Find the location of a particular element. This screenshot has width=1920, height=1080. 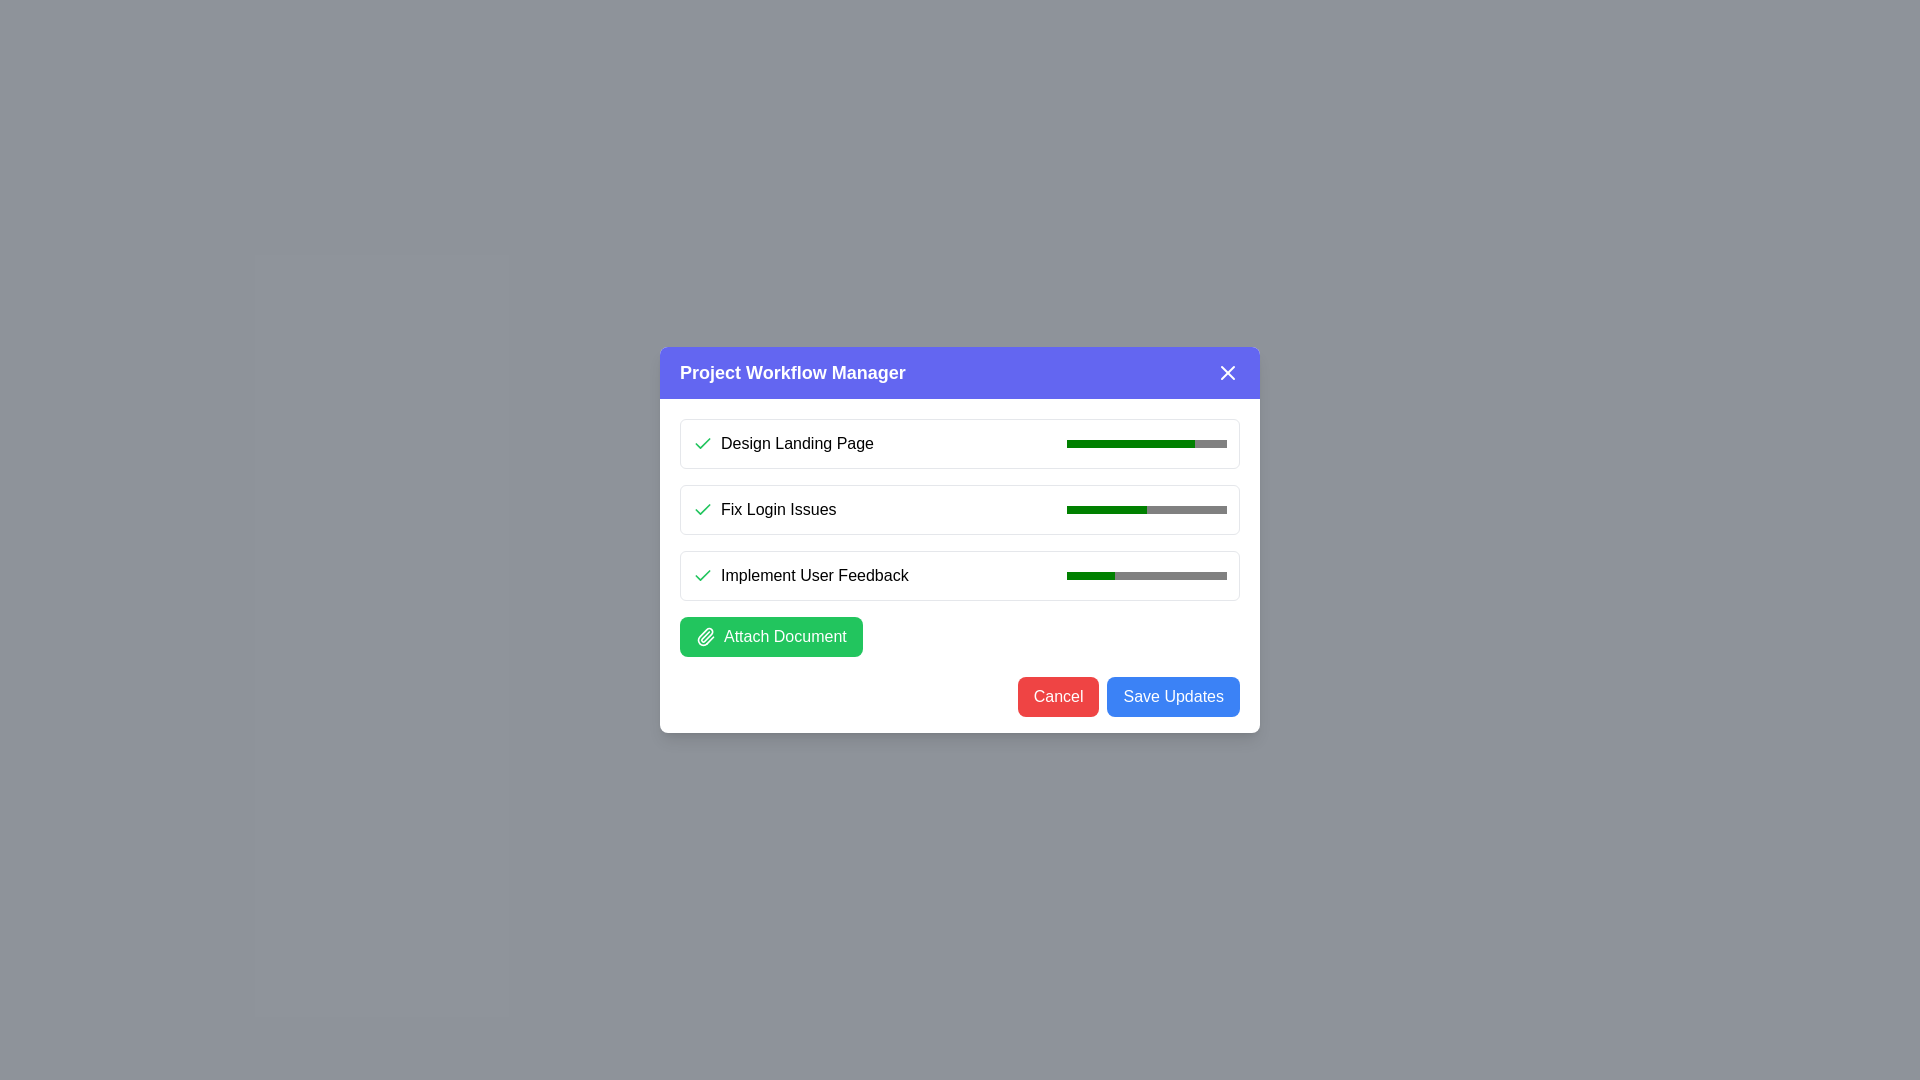

the individual task labeled 'Design Landing Page' within the task list in the Project Workflow Manager modal is located at coordinates (960, 536).